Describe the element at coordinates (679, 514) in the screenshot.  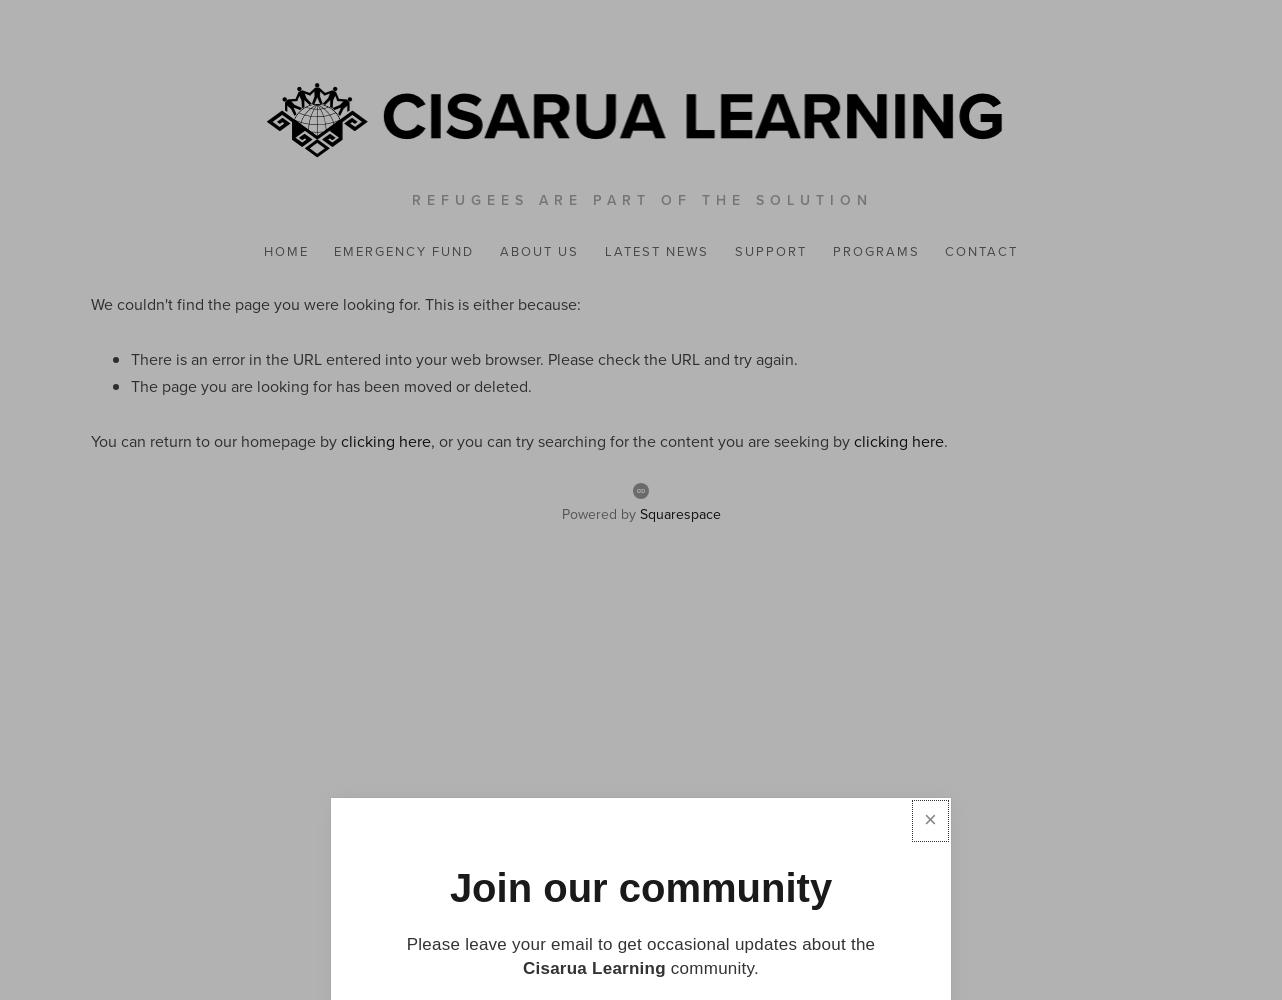
I see `'Squarespace'` at that location.